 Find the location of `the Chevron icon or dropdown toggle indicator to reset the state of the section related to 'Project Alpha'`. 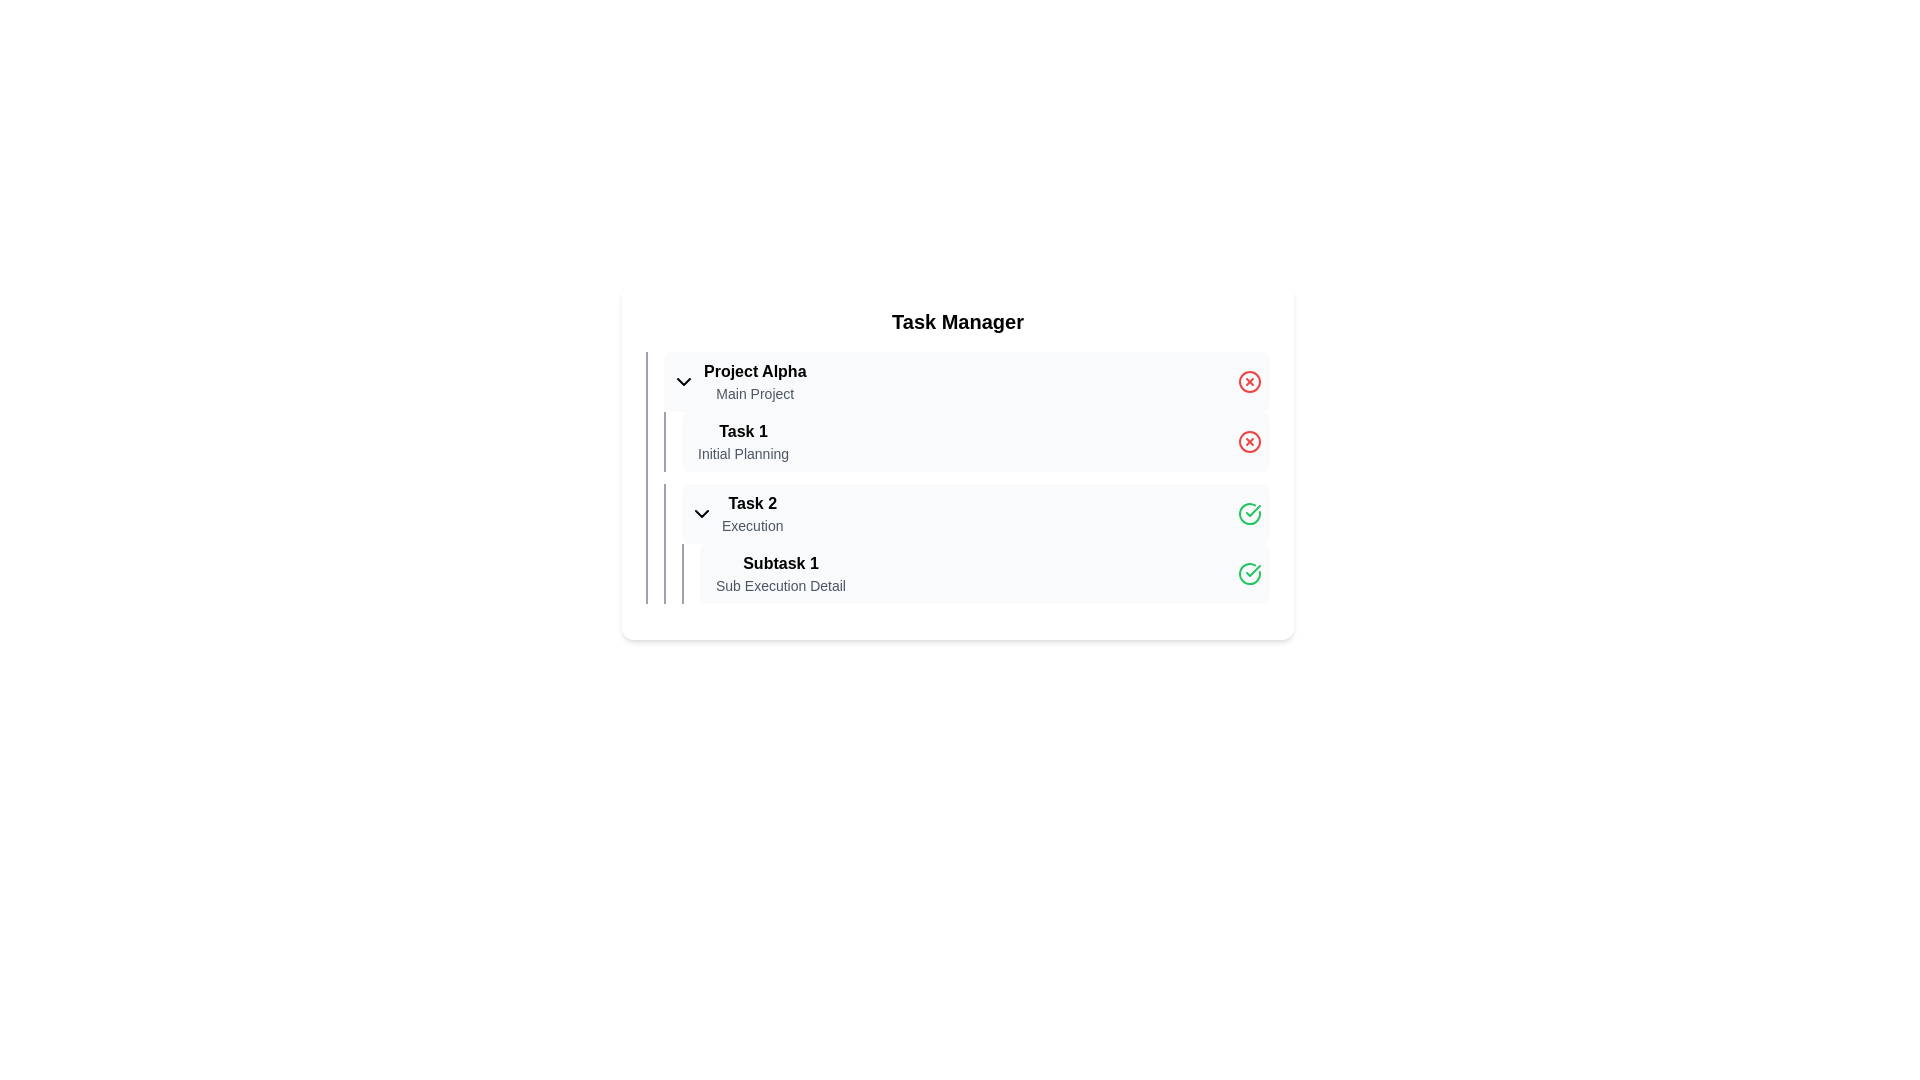

the Chevron icon or dropdown toggle indicator to reset the state of the section related to 'Project Alpha' is located at coordinates (684, 381).